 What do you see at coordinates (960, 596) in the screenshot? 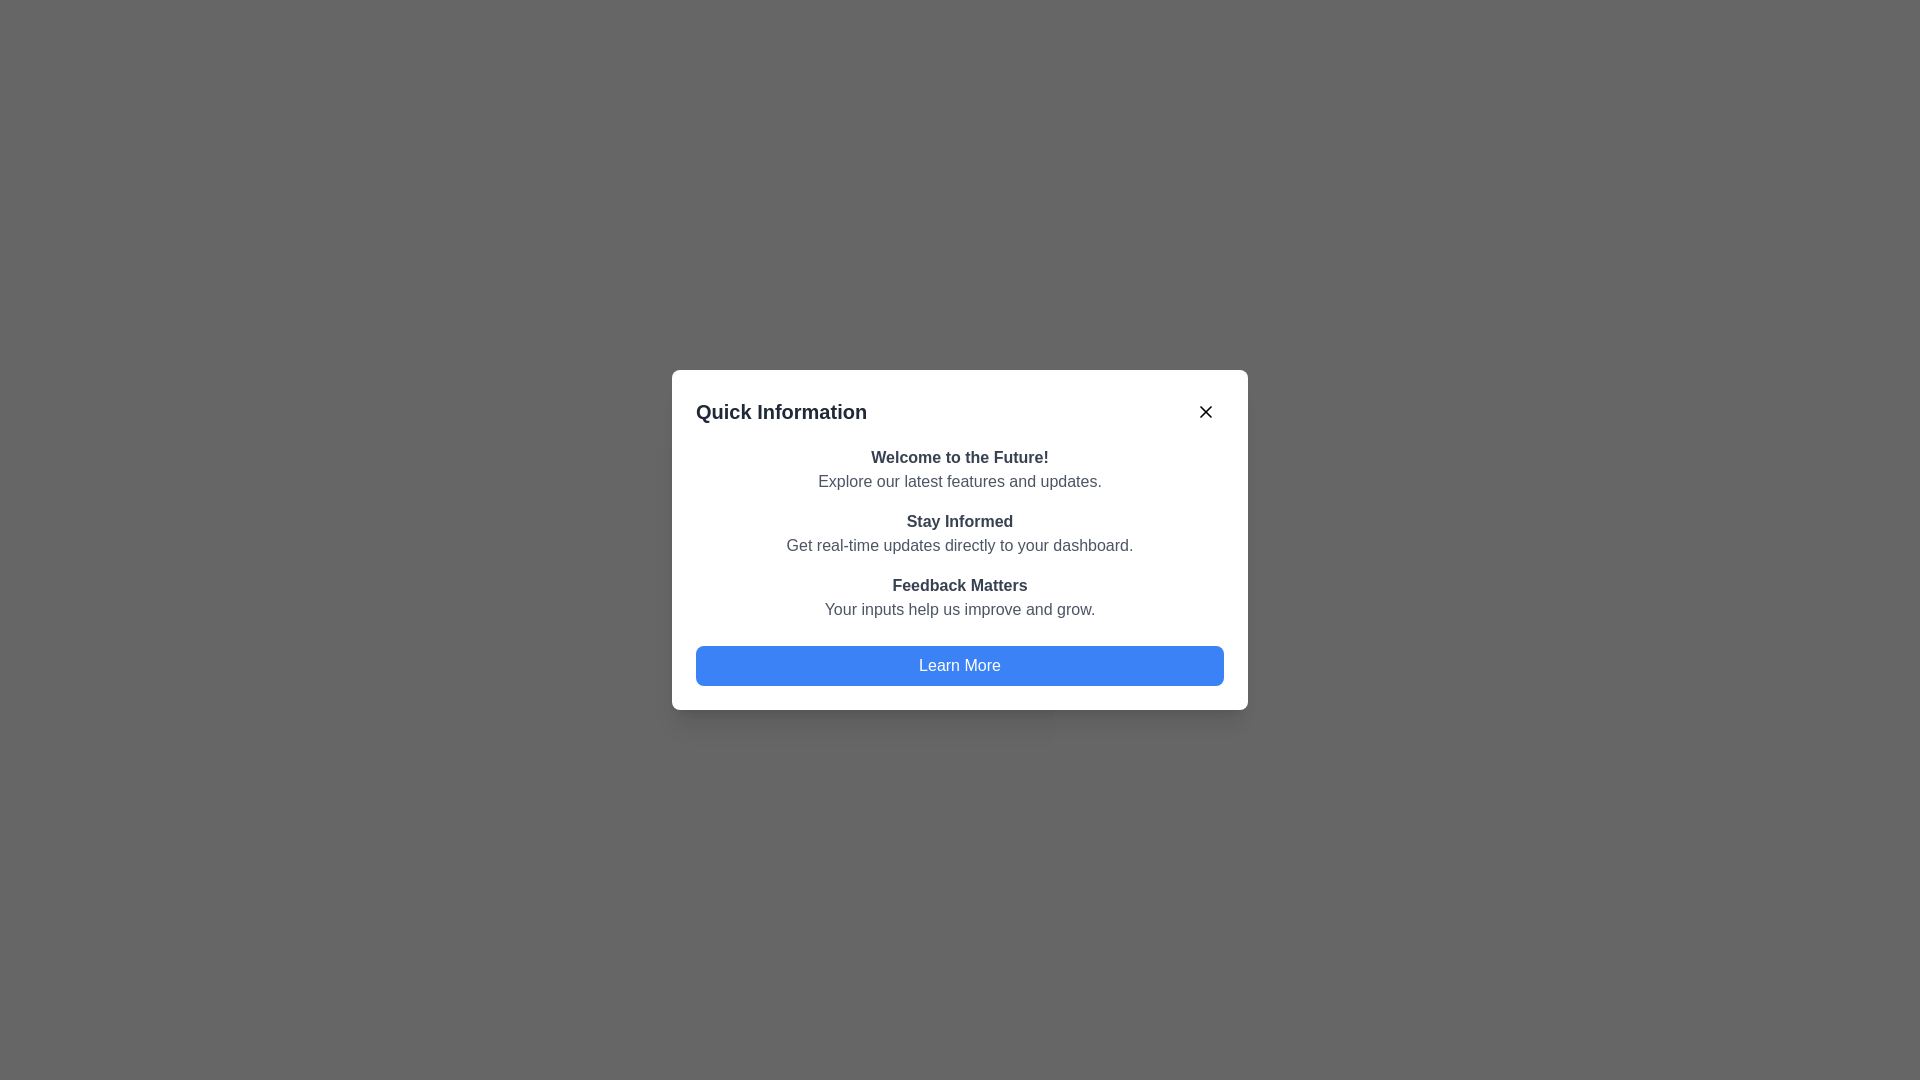
I see `the informational Text Block centered in the pop-up window, located beneath the 'Stay Informed' section and above the blue 'Learn More' button` at bounding box center [960, 596].